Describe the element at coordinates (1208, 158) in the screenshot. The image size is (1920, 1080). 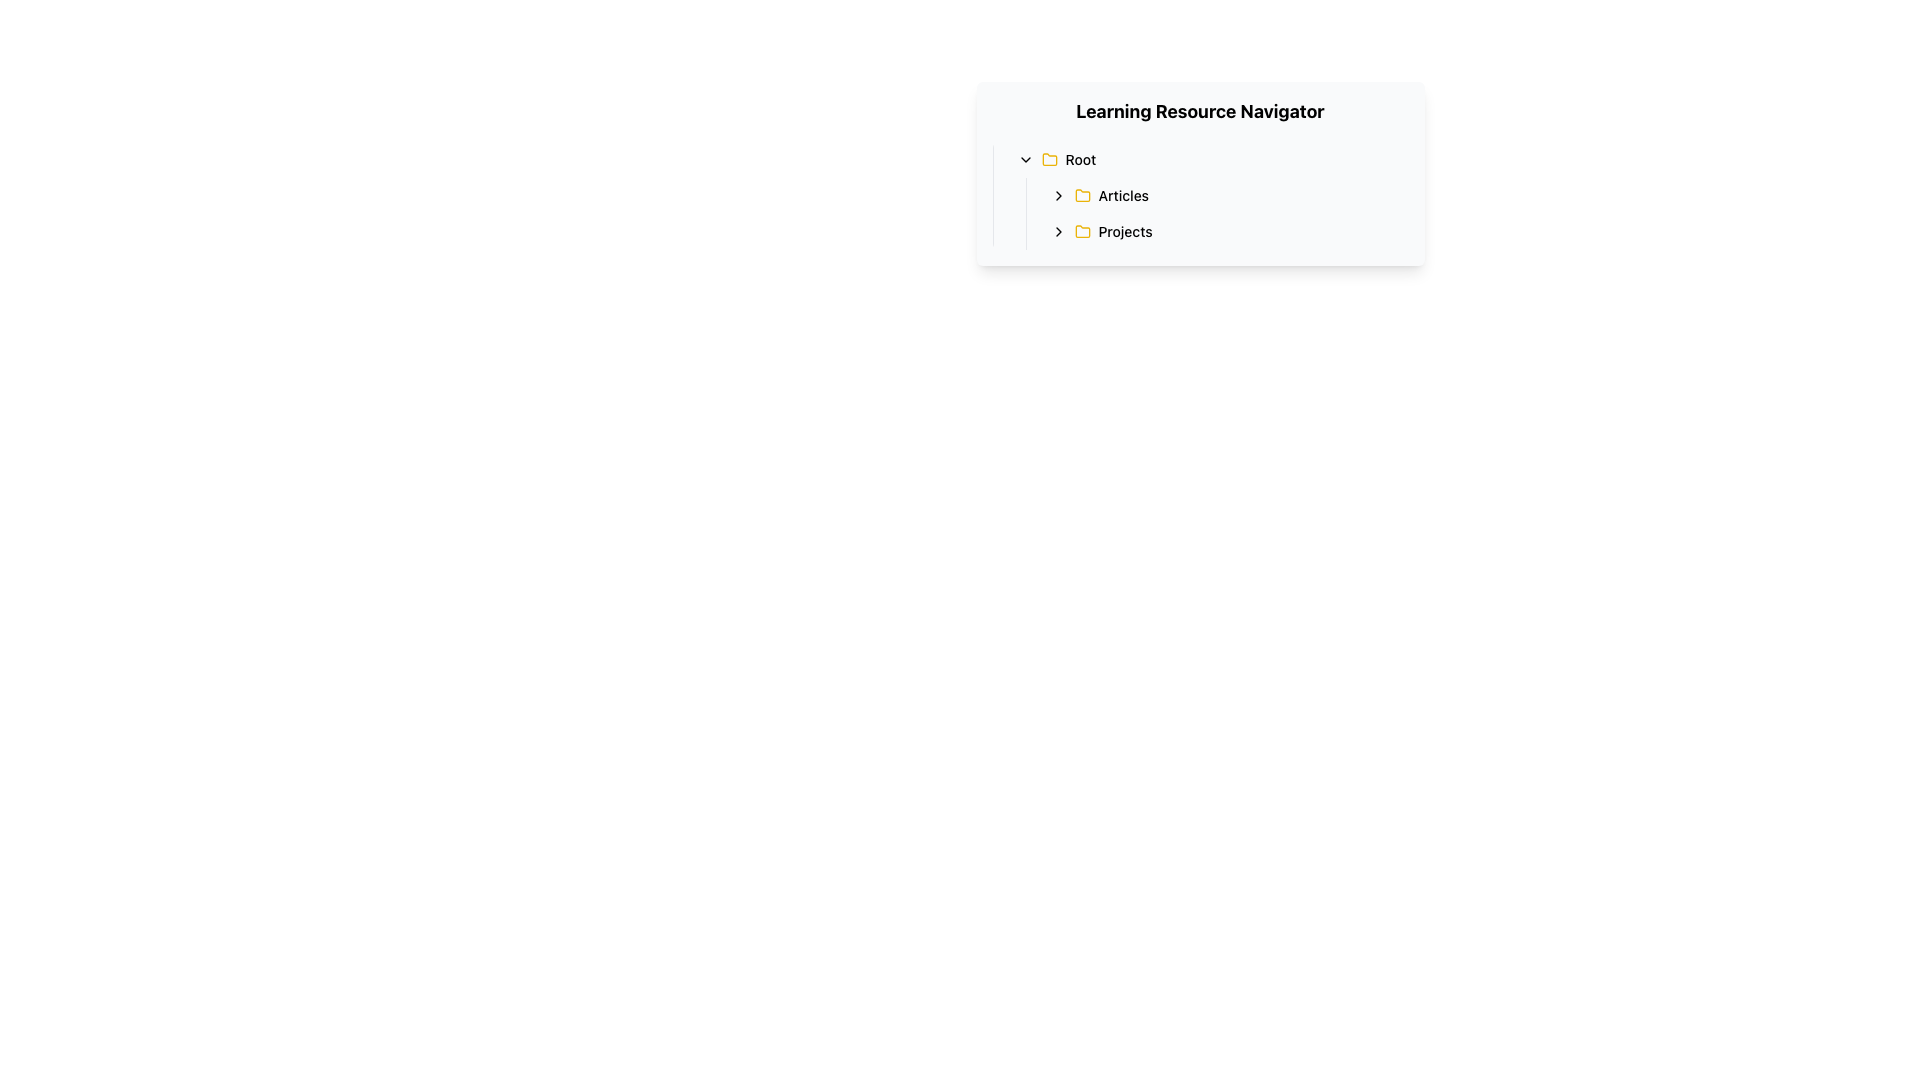
I see `the arrow of the first interactive list item under 'Learning Resource Navigator'` at that location.